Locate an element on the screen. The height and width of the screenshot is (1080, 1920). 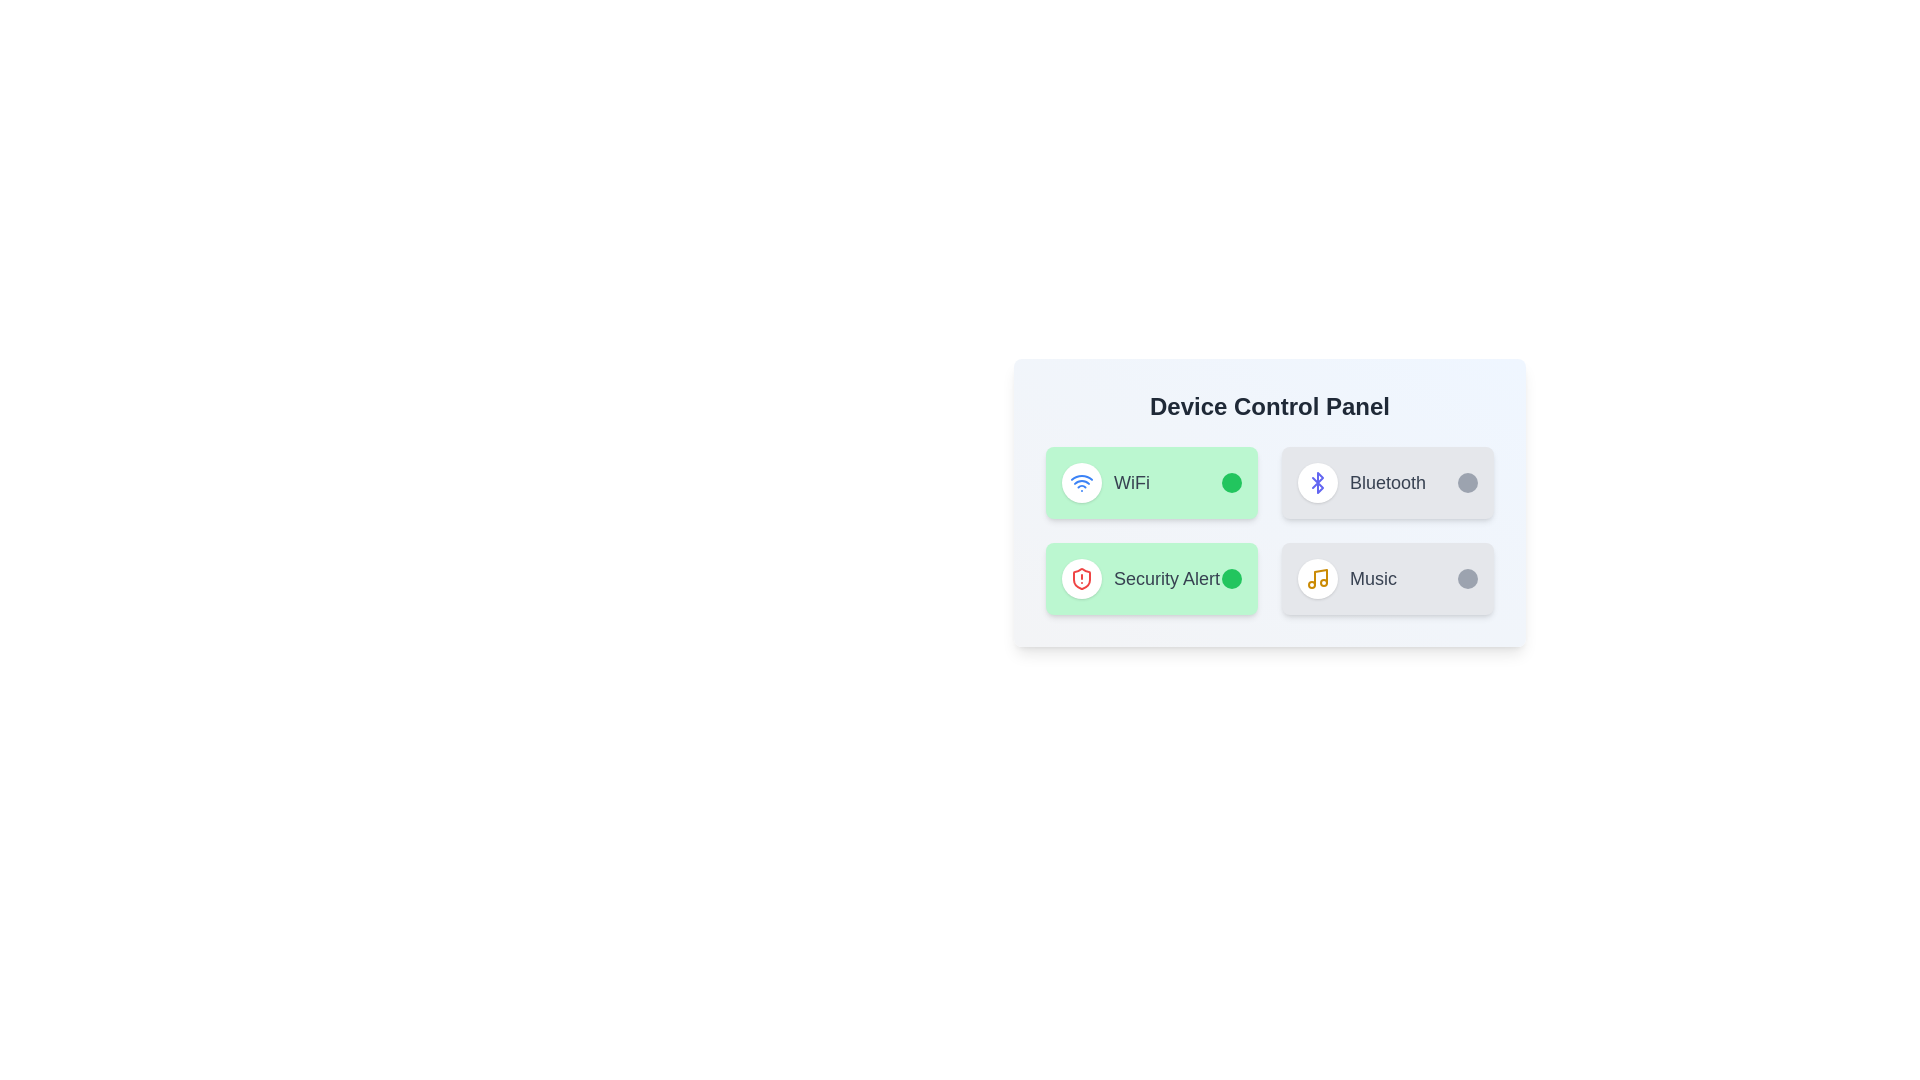
the WiFi card to toggle its state is located at coordinates (1152, 482).